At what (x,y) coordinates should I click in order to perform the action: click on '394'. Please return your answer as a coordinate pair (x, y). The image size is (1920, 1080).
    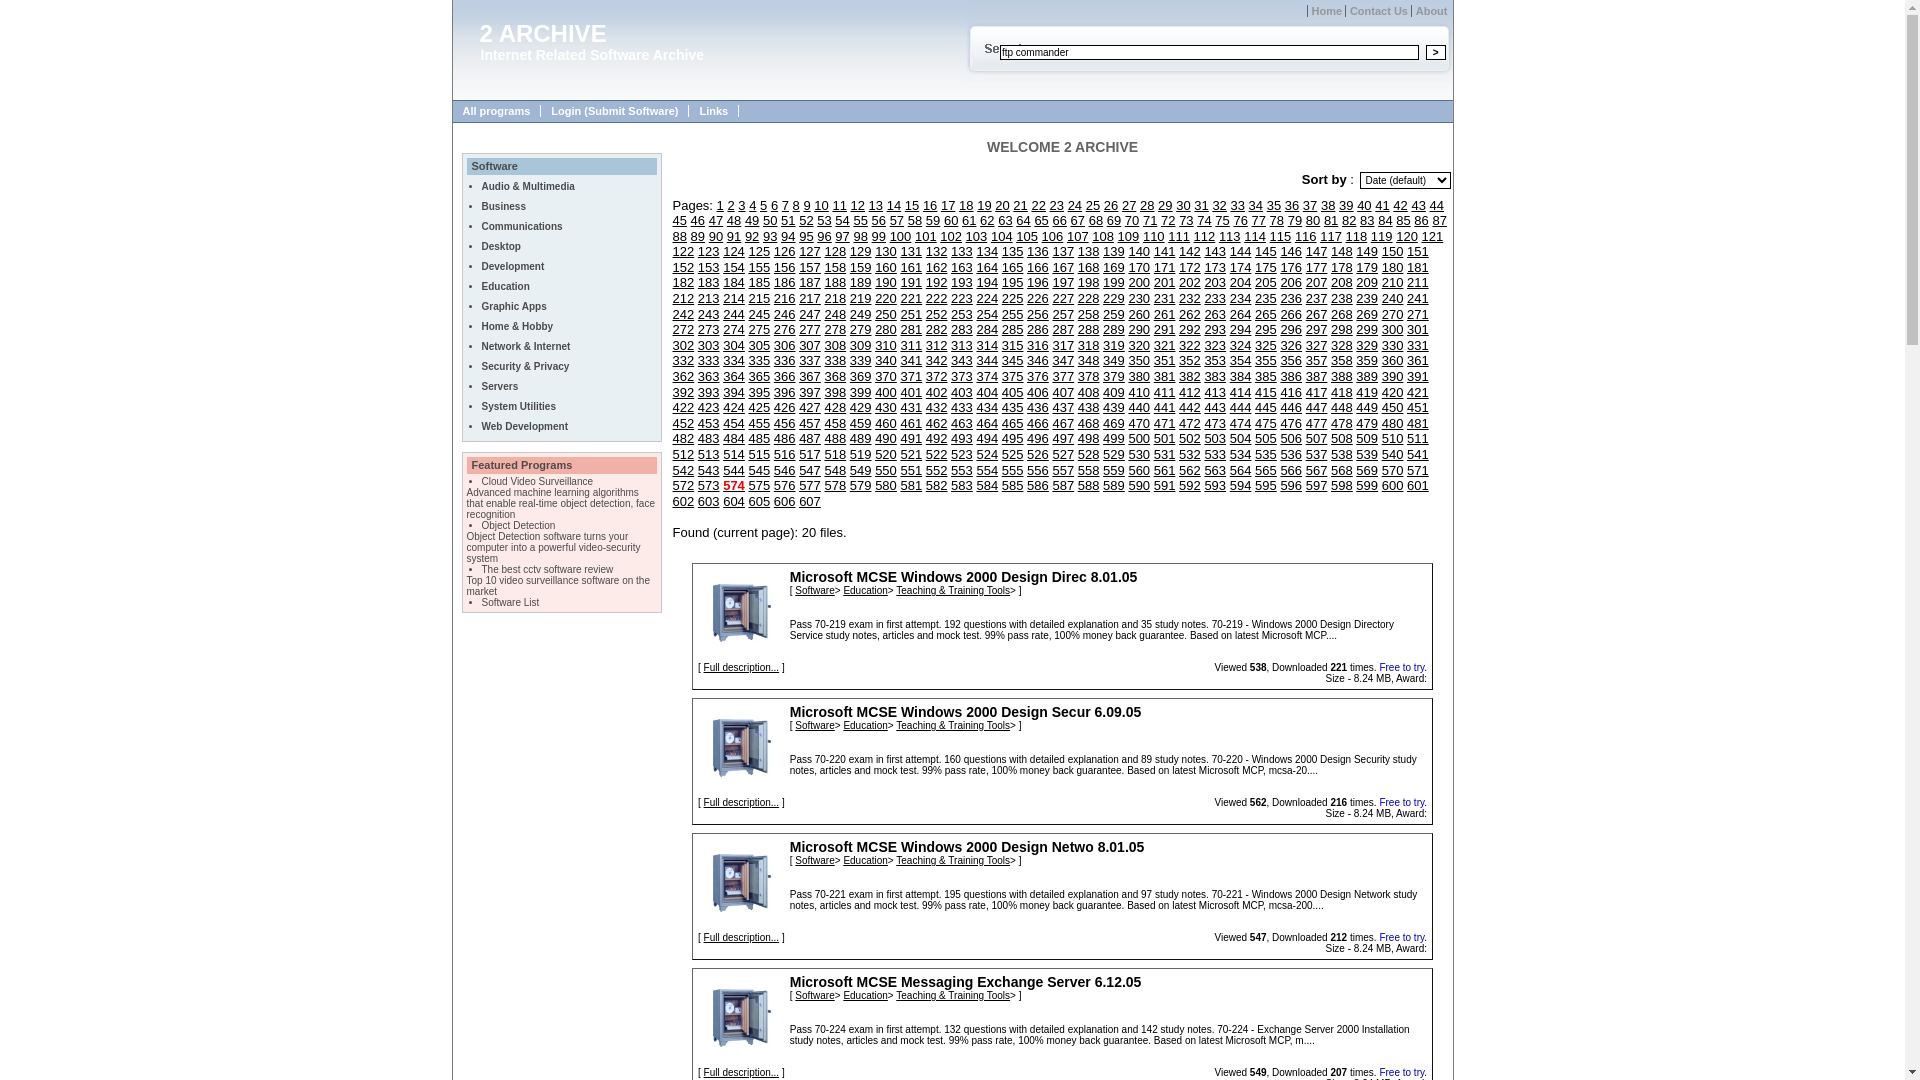
    Looking at the image, I should click on (722, 392).